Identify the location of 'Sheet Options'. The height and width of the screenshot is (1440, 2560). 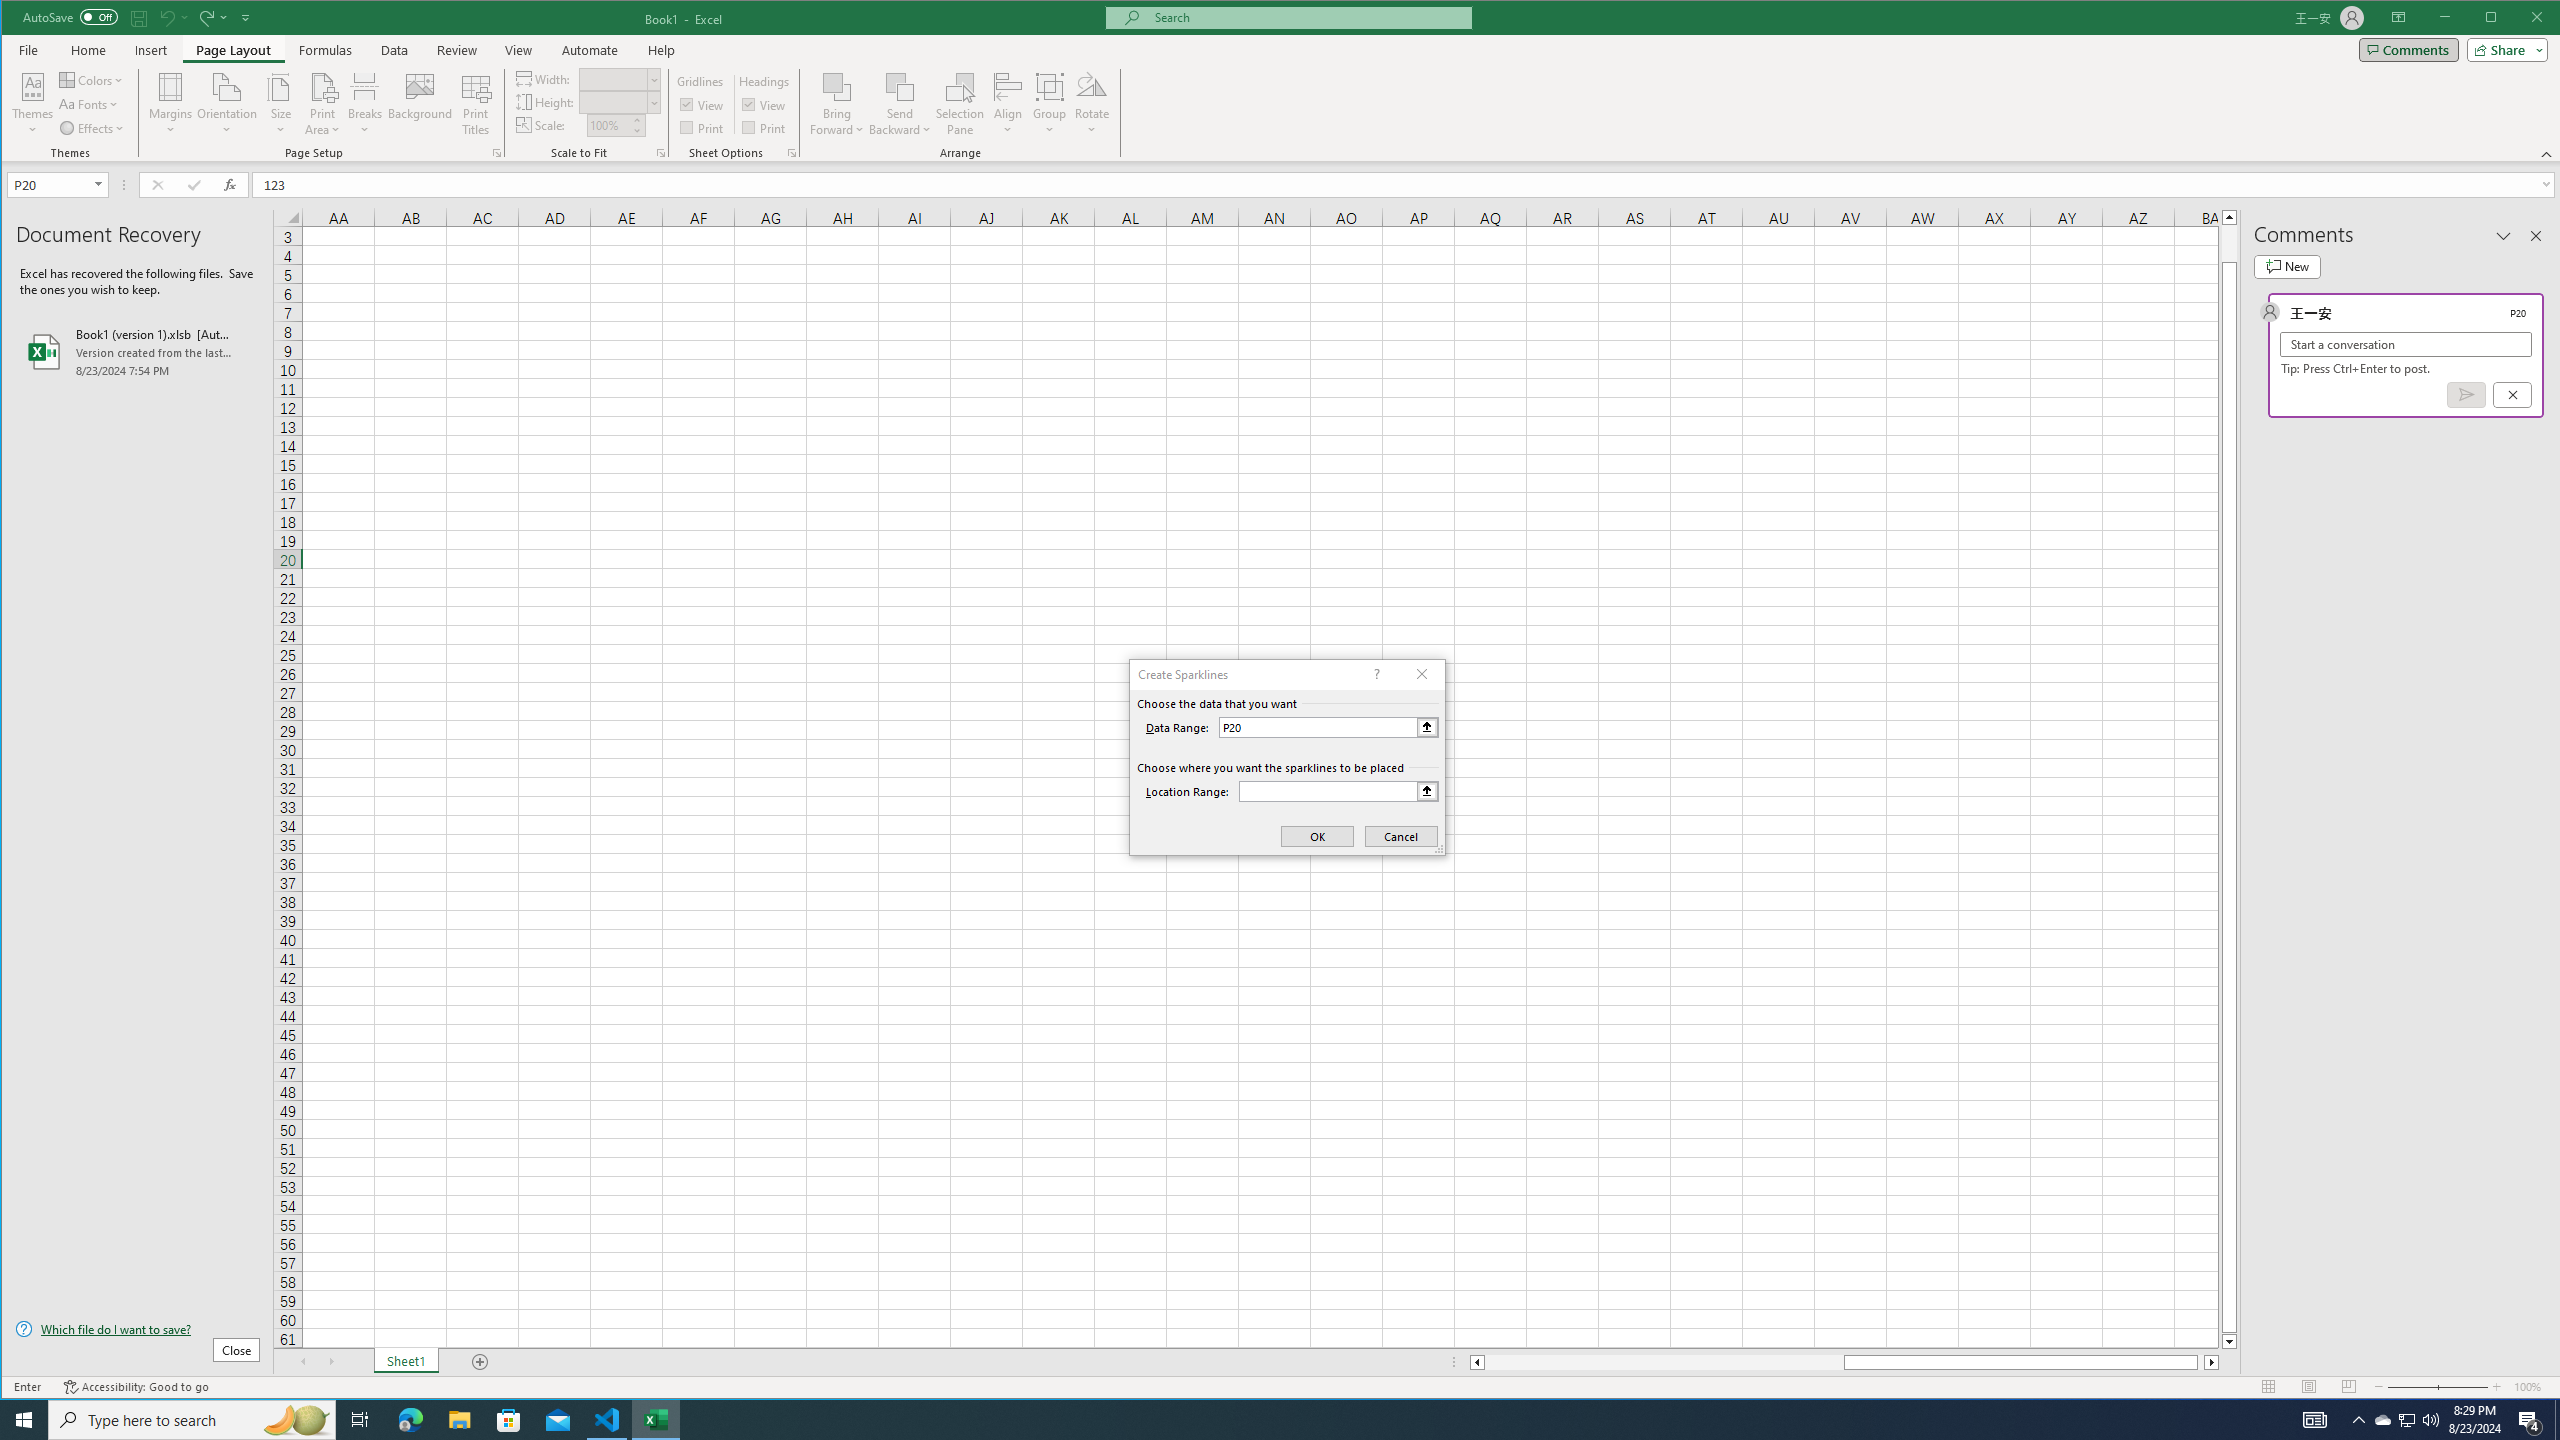
(790, 153).